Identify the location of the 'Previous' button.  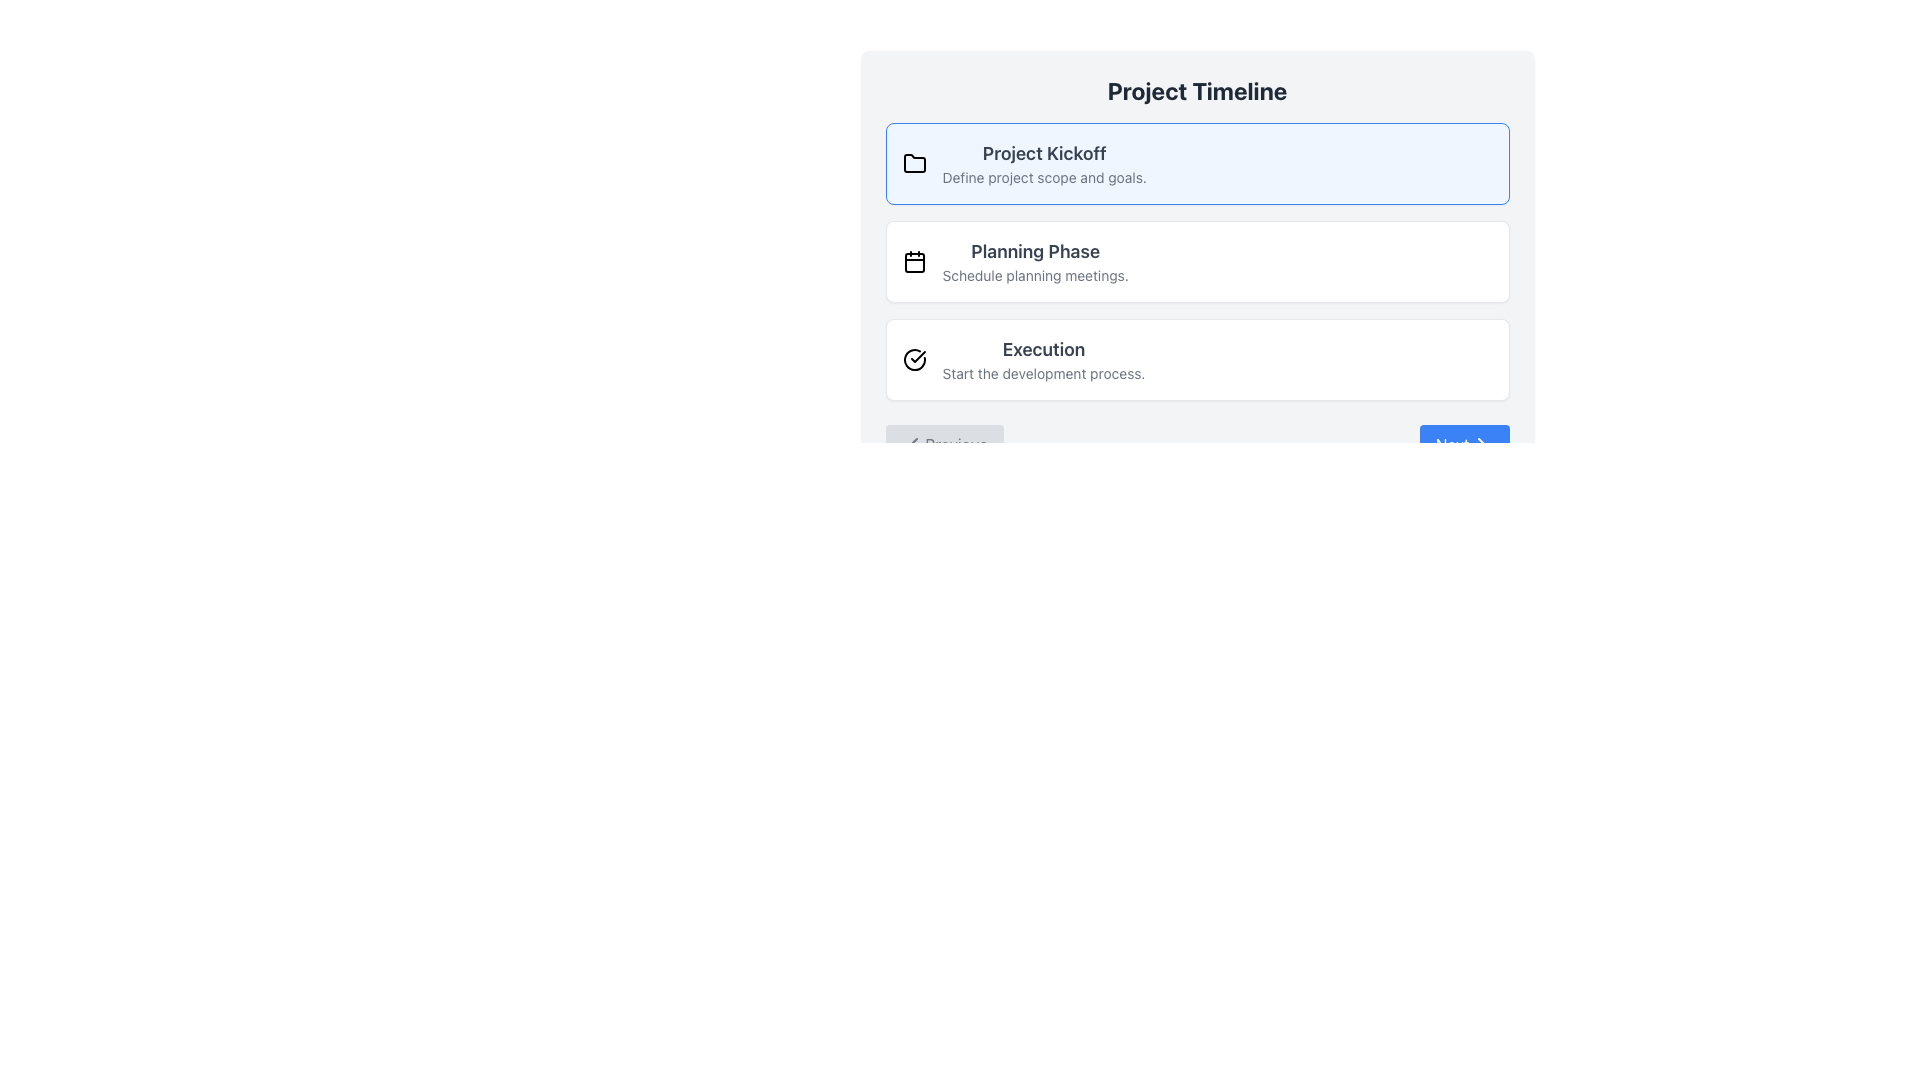
(943, 443).